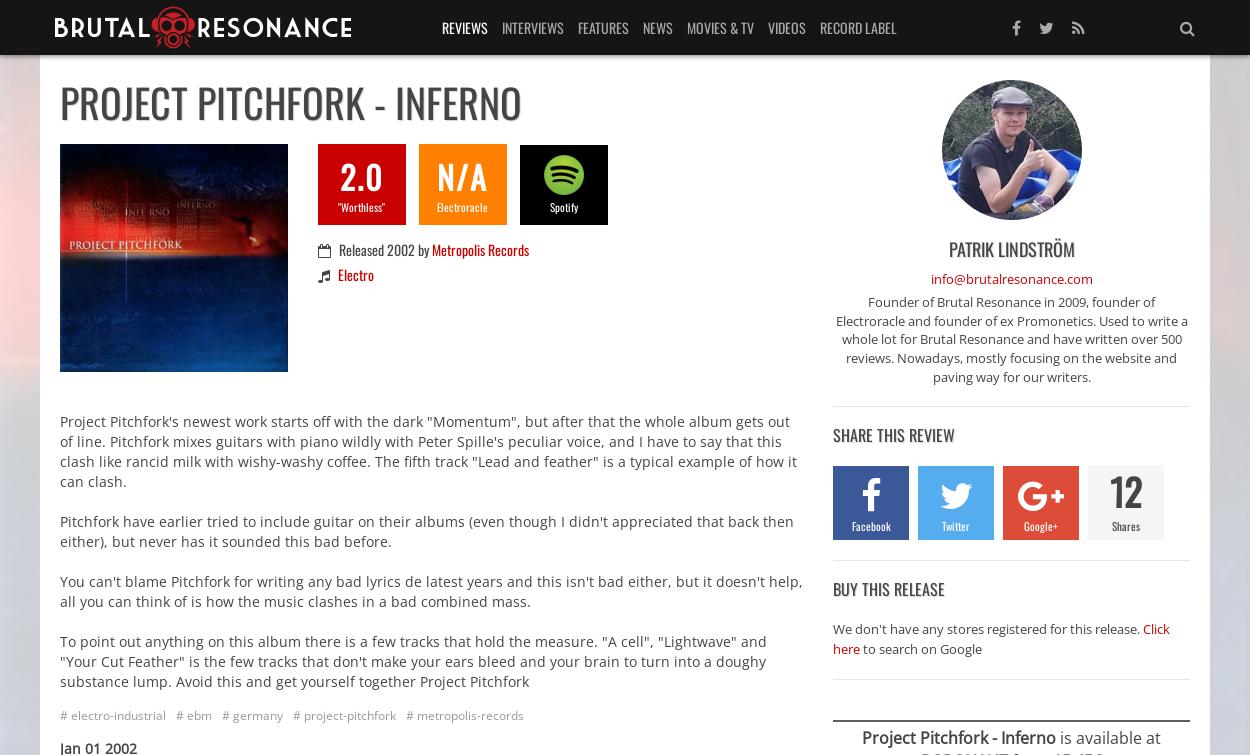 This screenshot has width=1250, height=755. Describe the element at coordinates (353, 274) in the screenshot. I see `'Electro'` at that location.